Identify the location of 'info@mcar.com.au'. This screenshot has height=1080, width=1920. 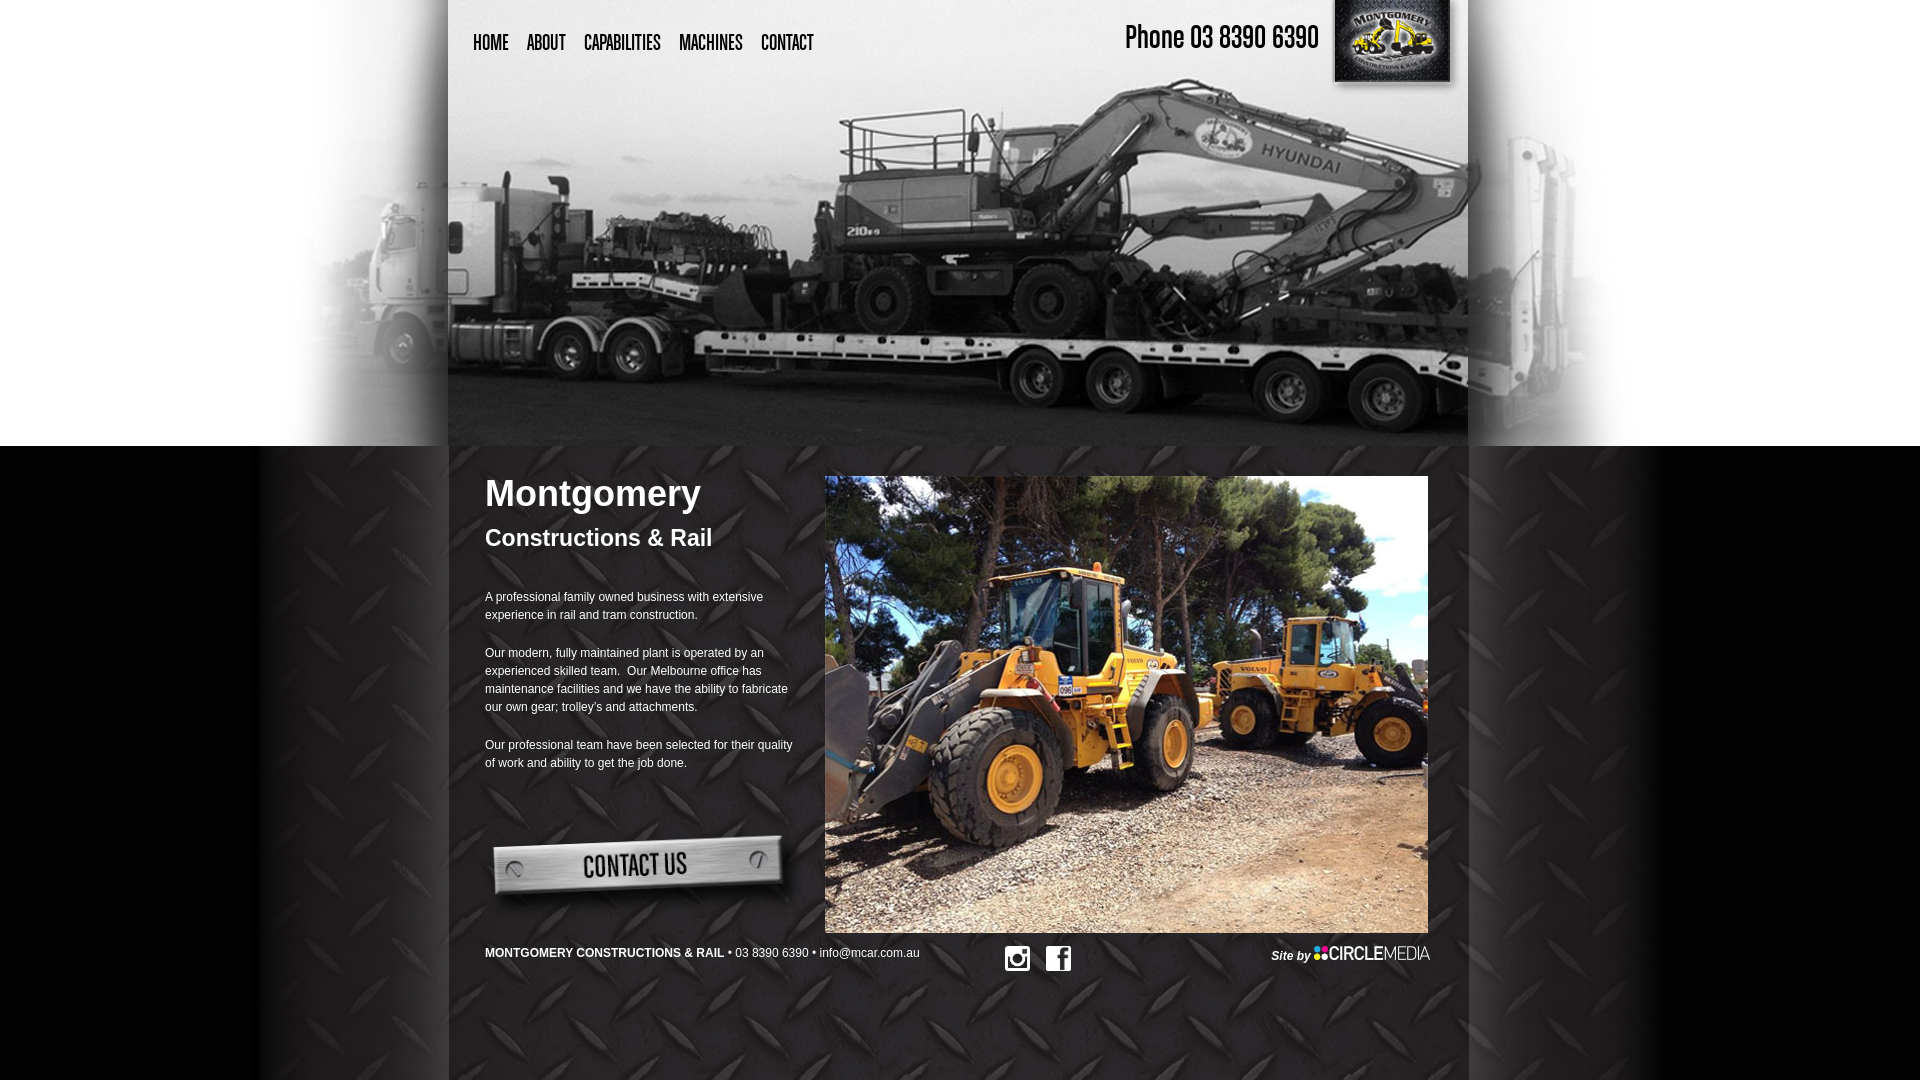
(820, 951).